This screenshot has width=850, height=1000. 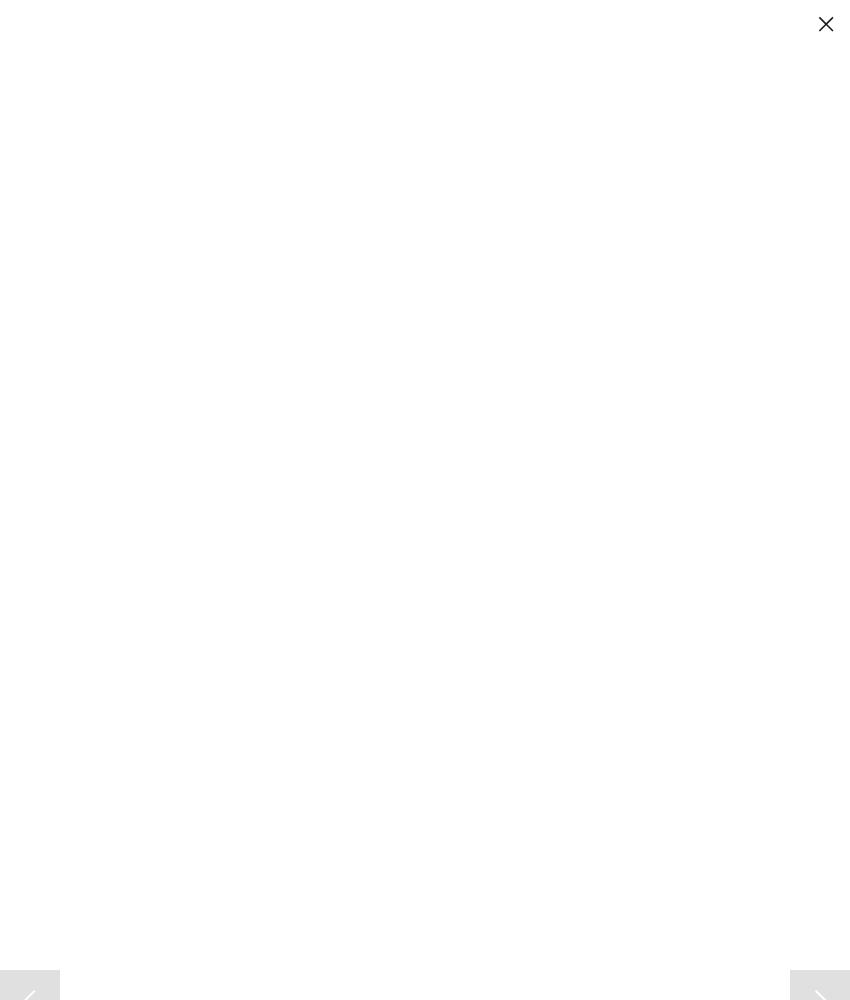 What do you see at coordinates (411, 744) in the screenshot?
I see `'Don Lansu for the Northwest Herald:Crystal Lake So. Jr. Cassey Sivesand
sets for the point during super sectional Class 4 A at Huntley H.S. 11/9/2013. Crystal Lake So. won both matches against Lake Zurich.'` at bounding box center [411, 744].